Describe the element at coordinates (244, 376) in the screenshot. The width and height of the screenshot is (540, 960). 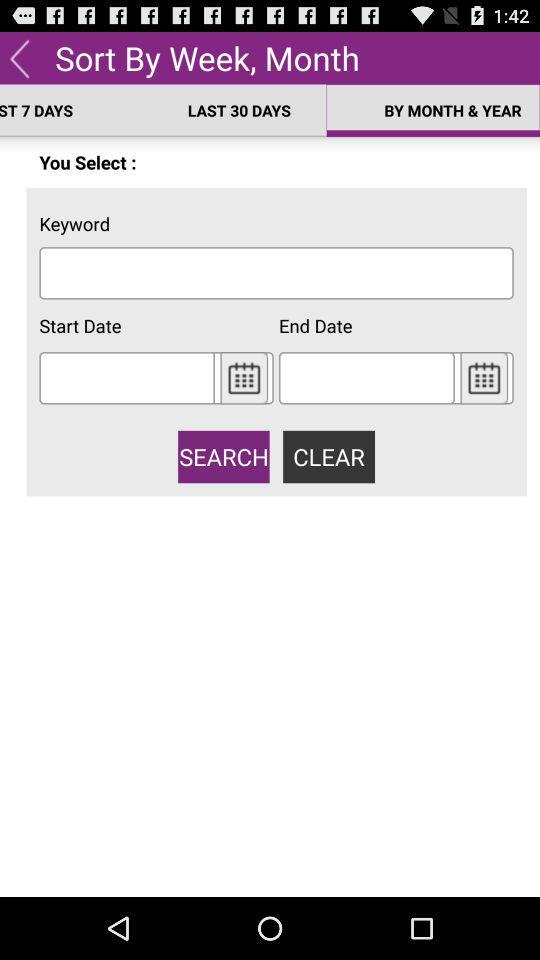
I see `click calender` at that location.